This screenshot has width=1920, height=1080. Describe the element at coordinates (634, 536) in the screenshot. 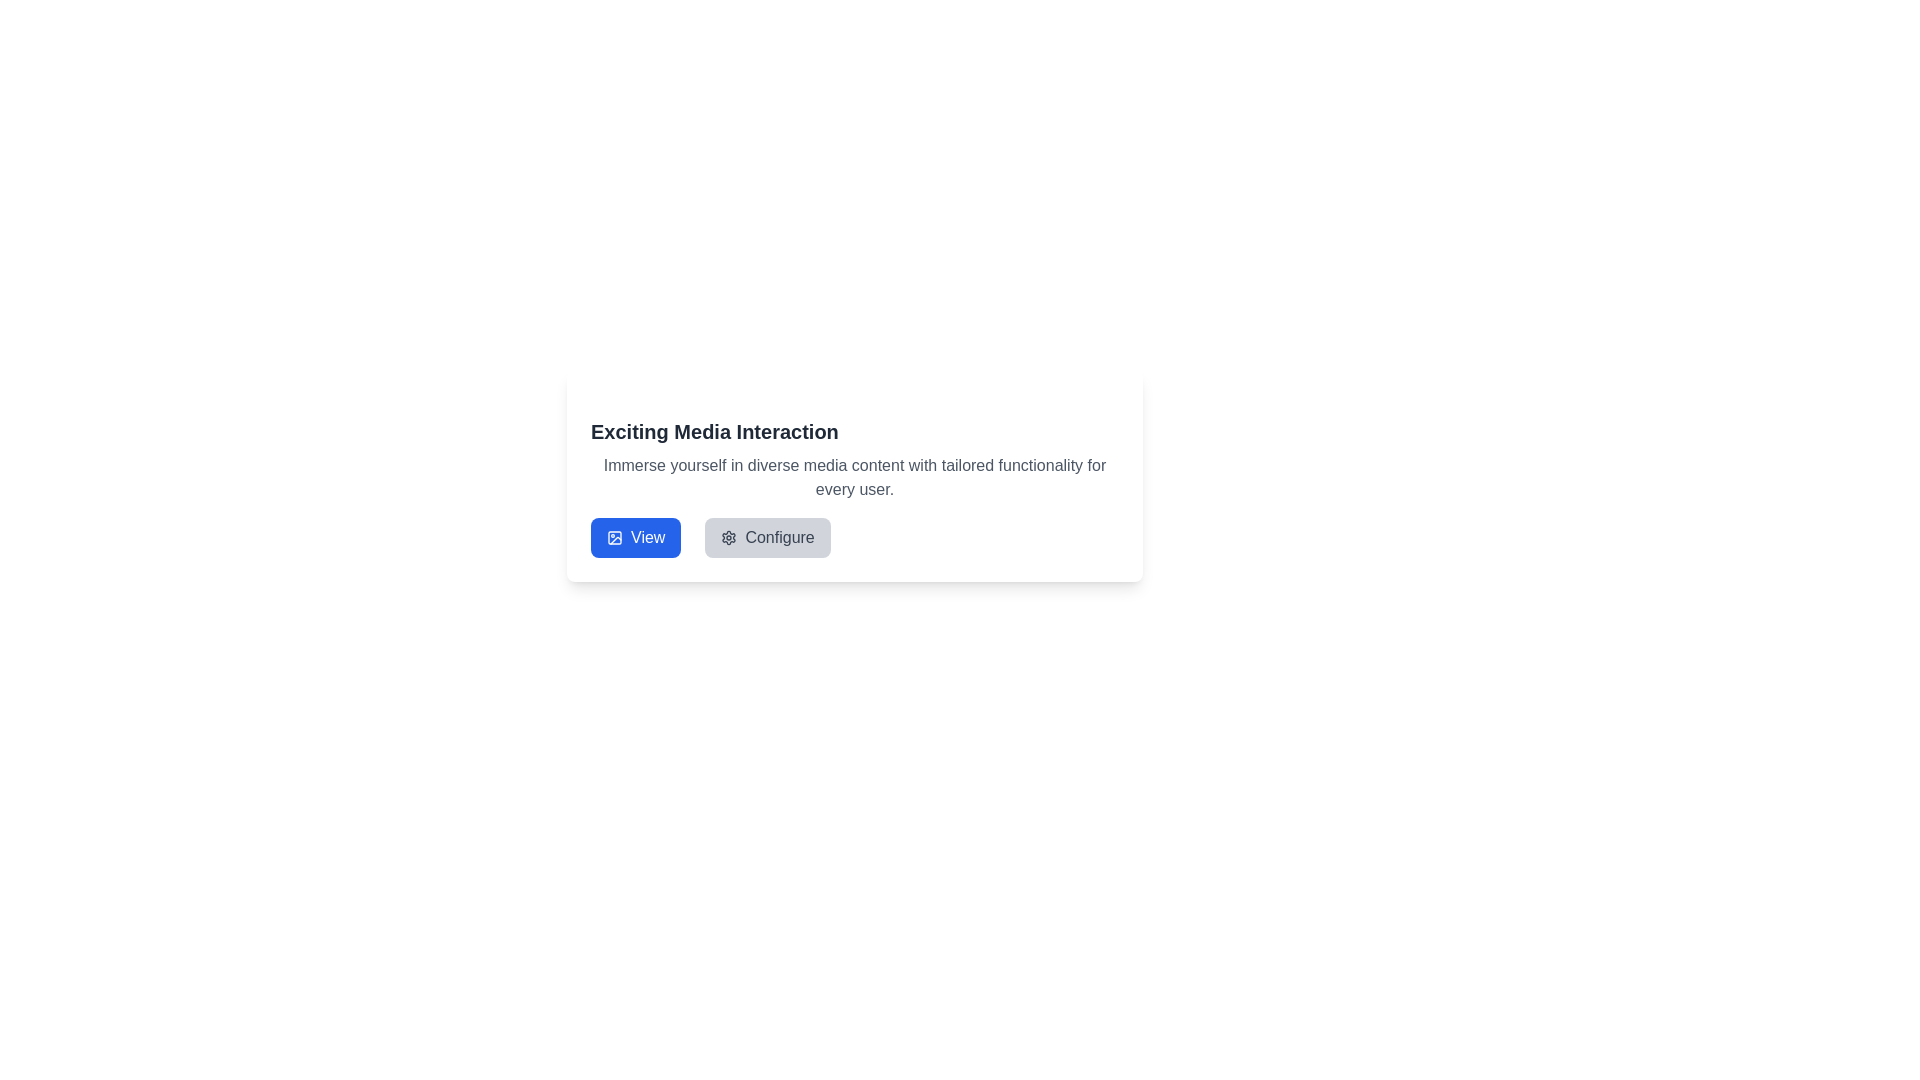

I see `the left button in the horizontal group below the heading 'Exciting Media Interaction'` at that location.